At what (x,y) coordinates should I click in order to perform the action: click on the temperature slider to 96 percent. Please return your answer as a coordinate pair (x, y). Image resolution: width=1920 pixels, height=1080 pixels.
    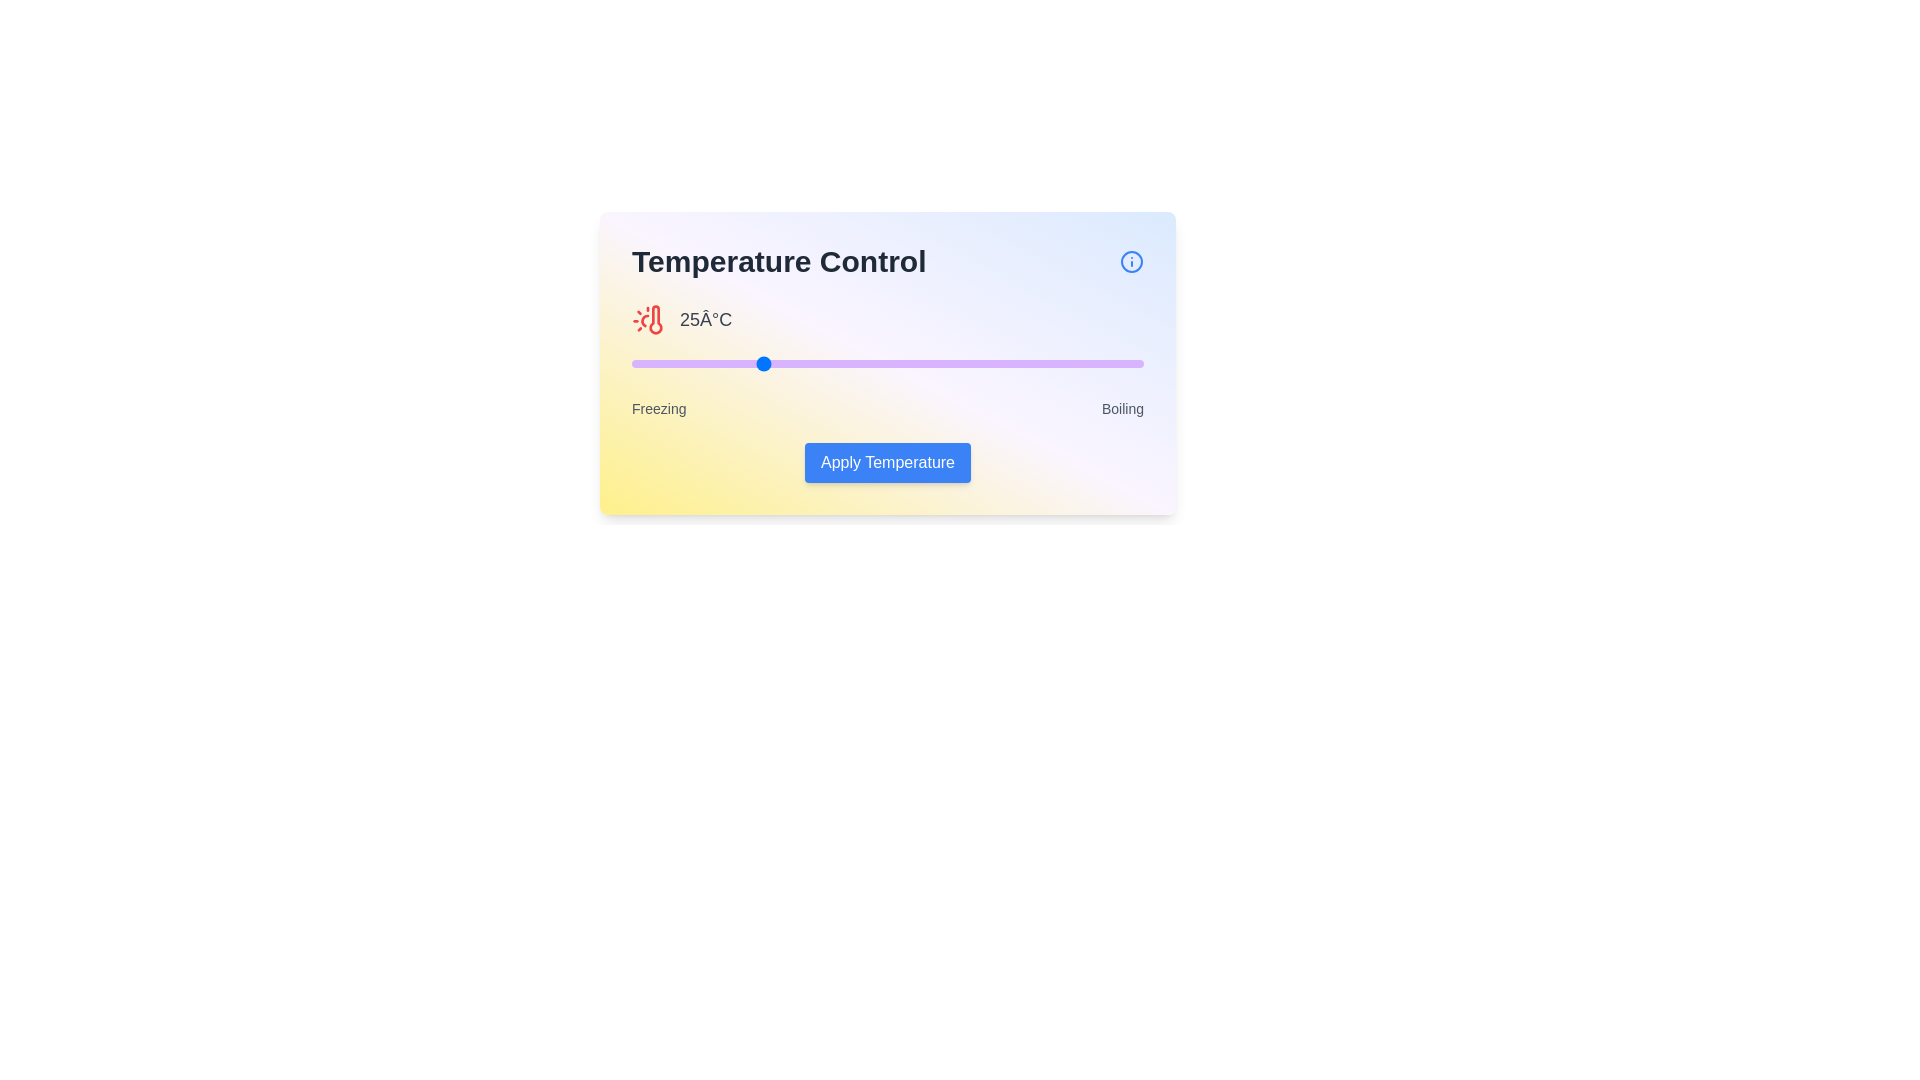
    Looking at the image, I should click on (1123, 363).